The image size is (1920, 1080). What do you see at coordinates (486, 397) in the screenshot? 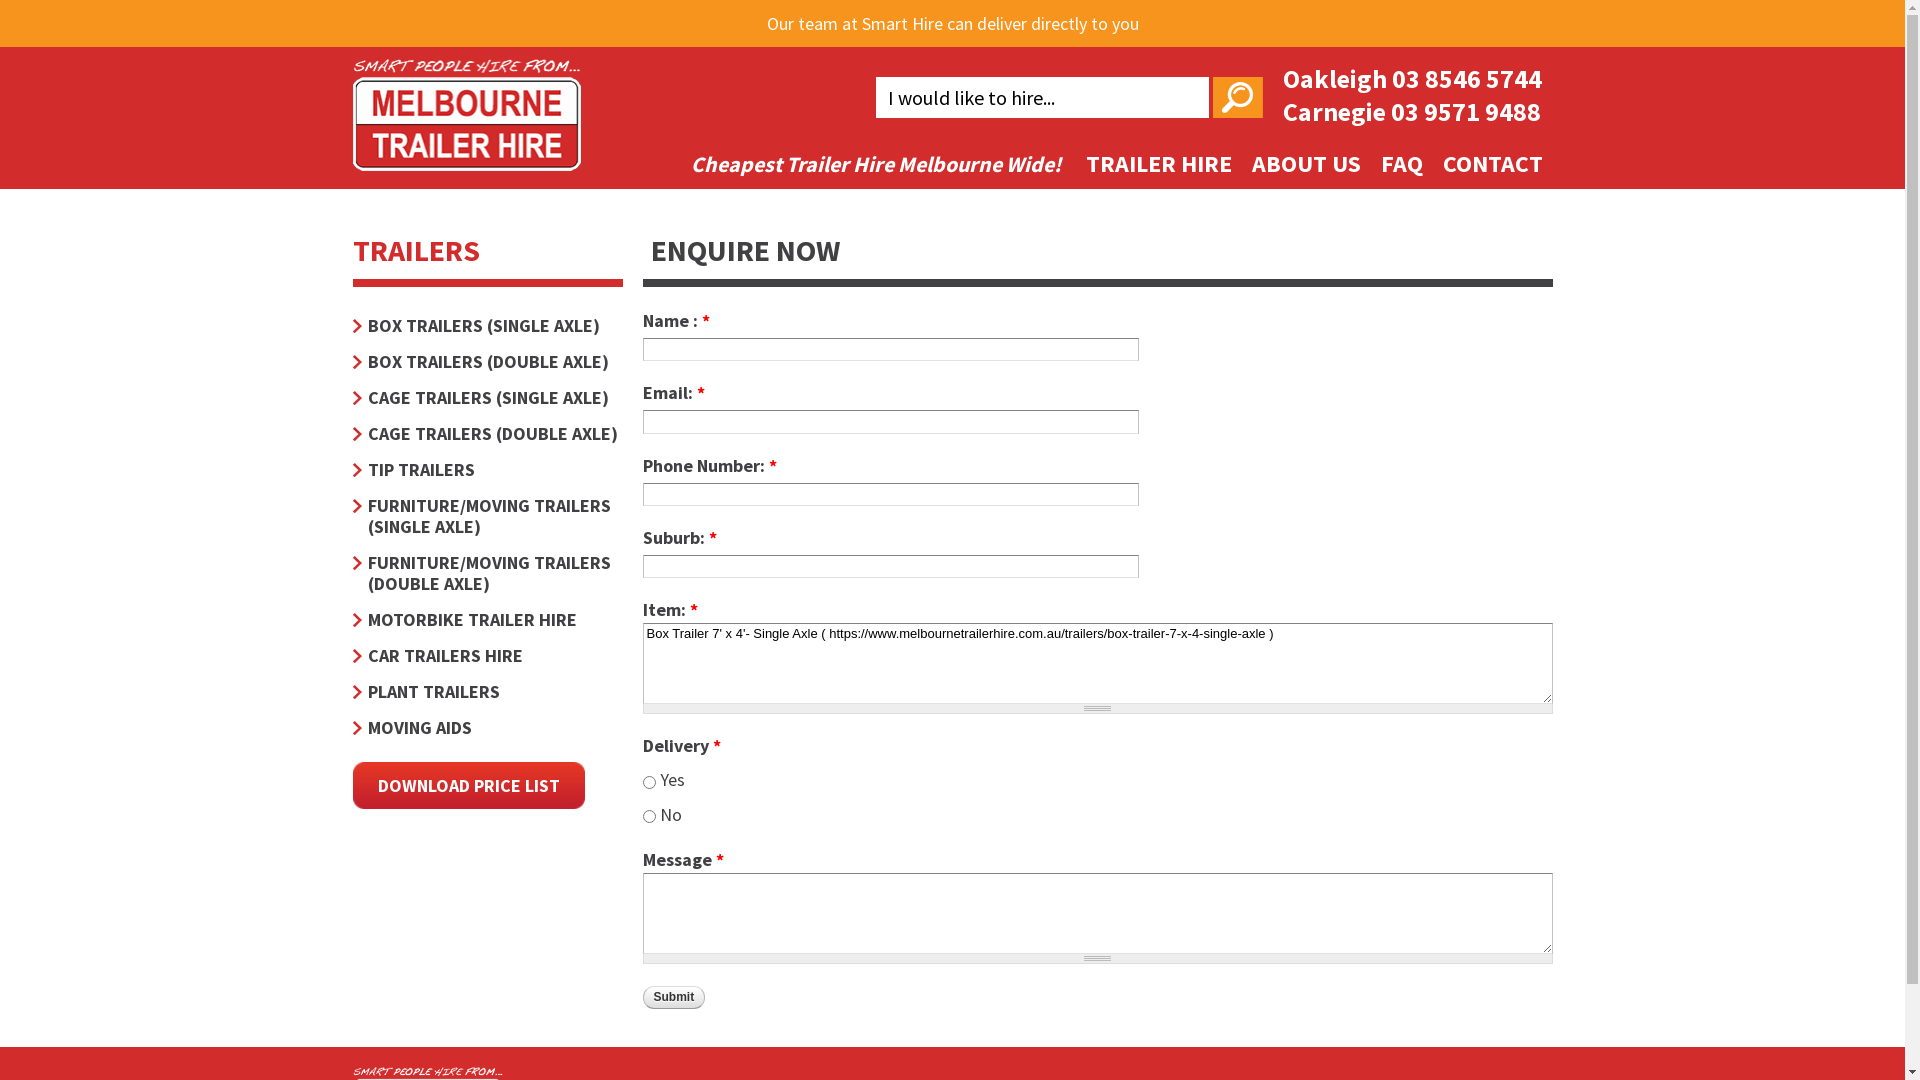
I see `'CAGE TRAILERS (SINGLE AXLE)'` at bounding box center [486, 397].